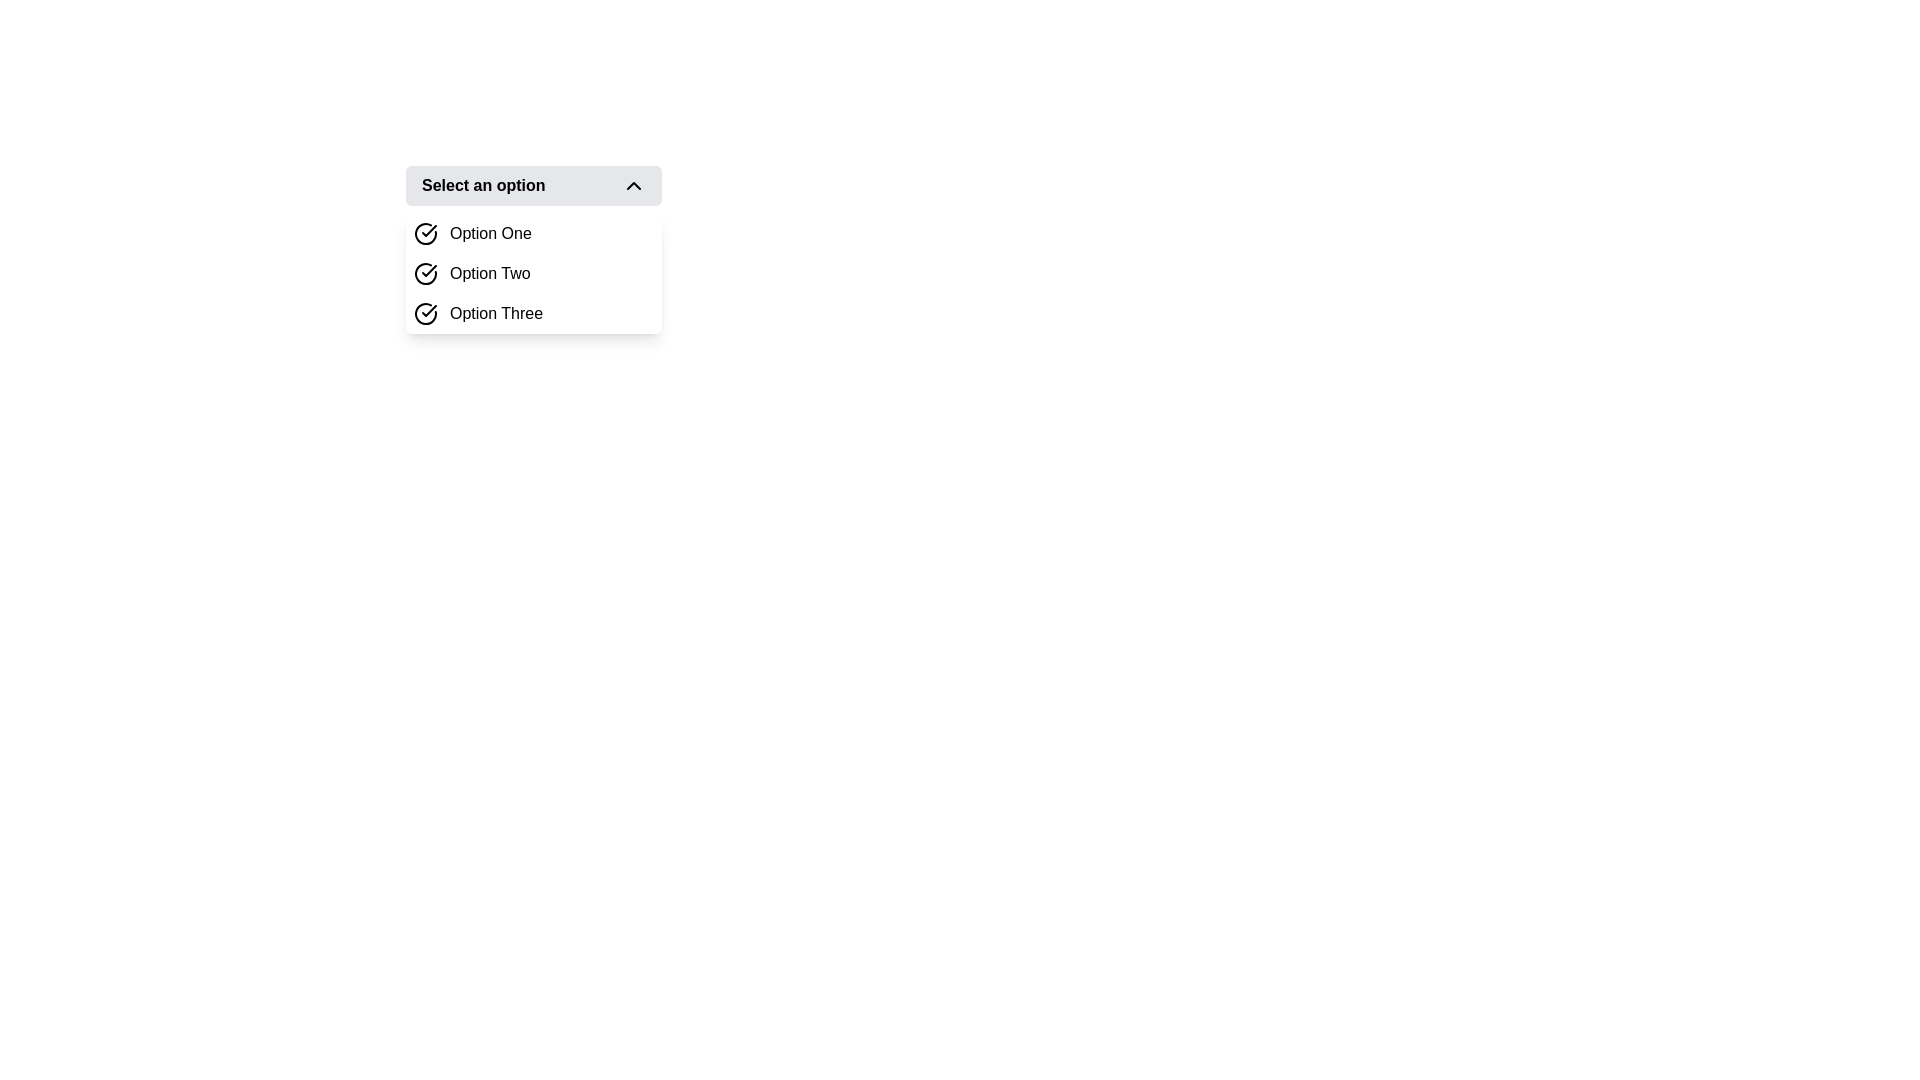 The height and width of the screenshot is (1080, 1920). I want to click on the second text label in the dropdown menu, so click(490, 273).